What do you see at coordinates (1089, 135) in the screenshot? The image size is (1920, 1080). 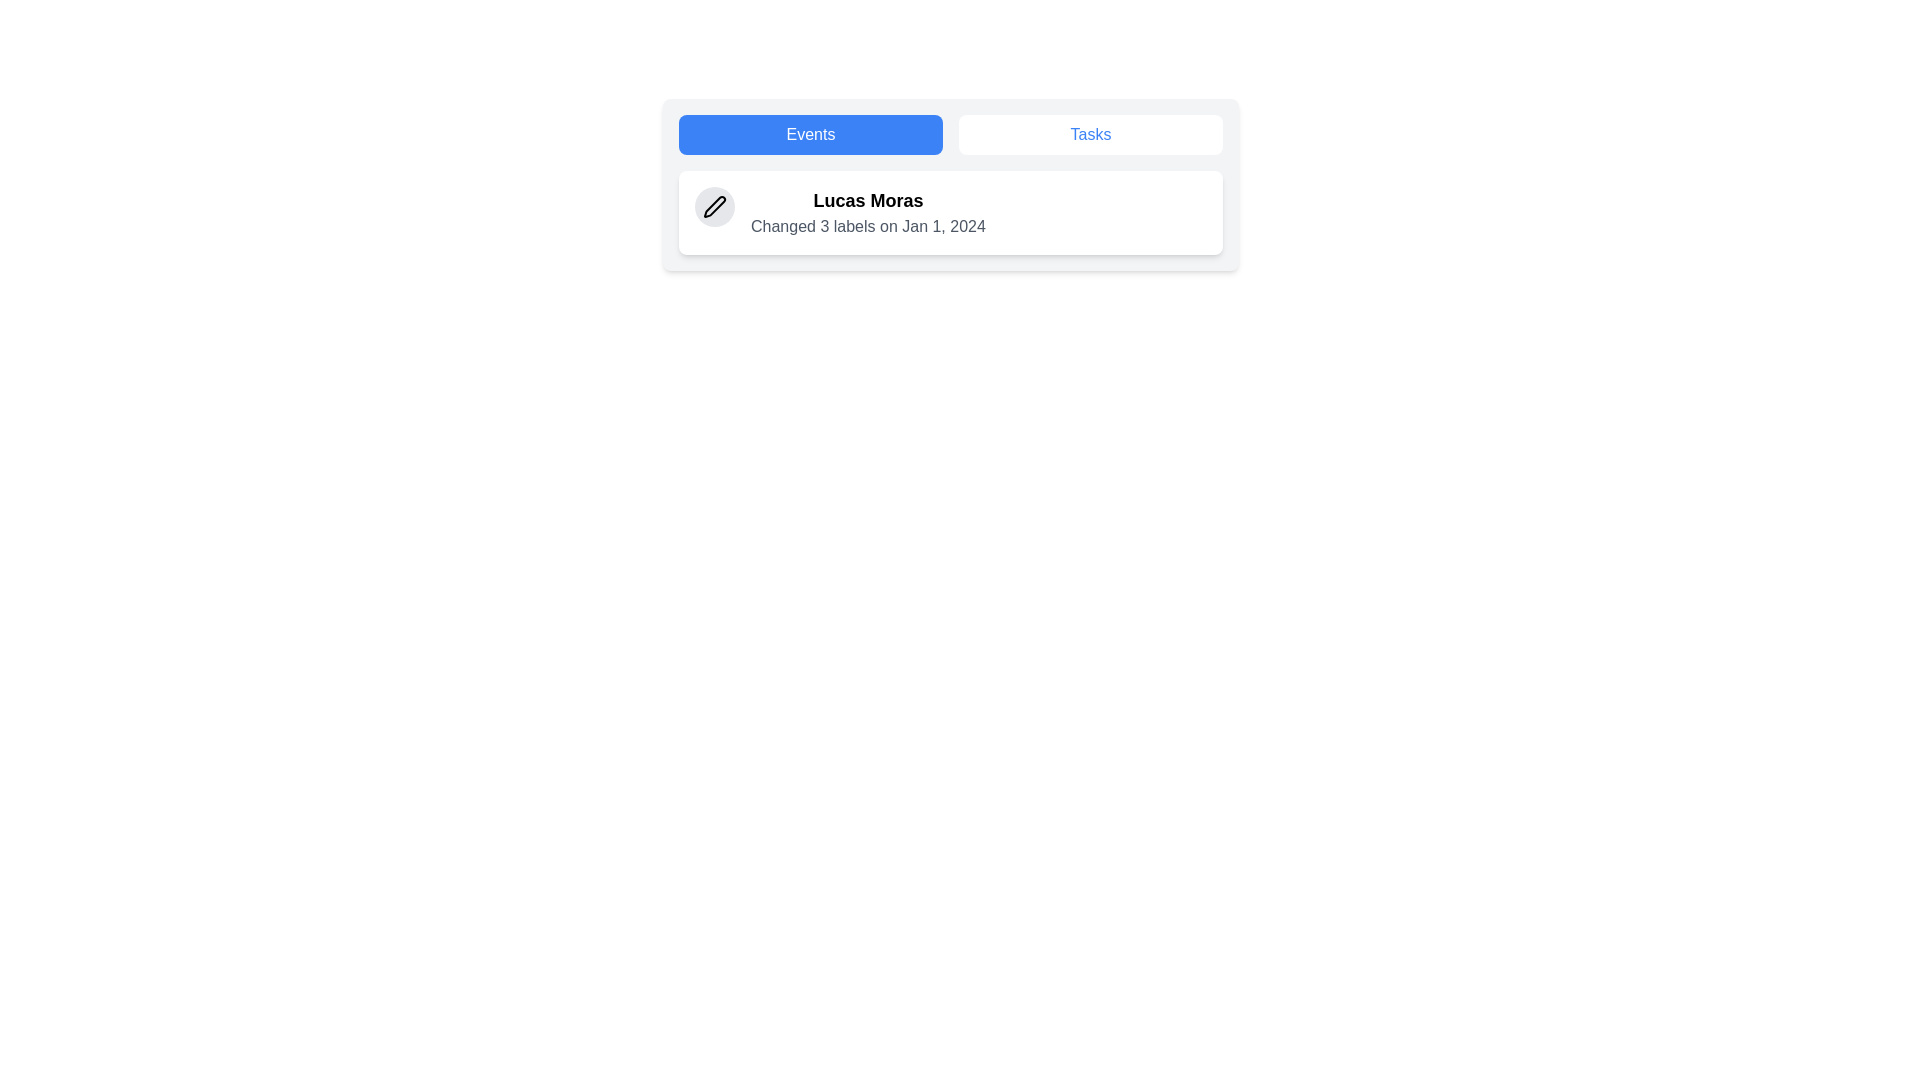 I see `the 'Tasks' button, which is a rectangular button with white background and blue text` at bounding box center [1089, 135].